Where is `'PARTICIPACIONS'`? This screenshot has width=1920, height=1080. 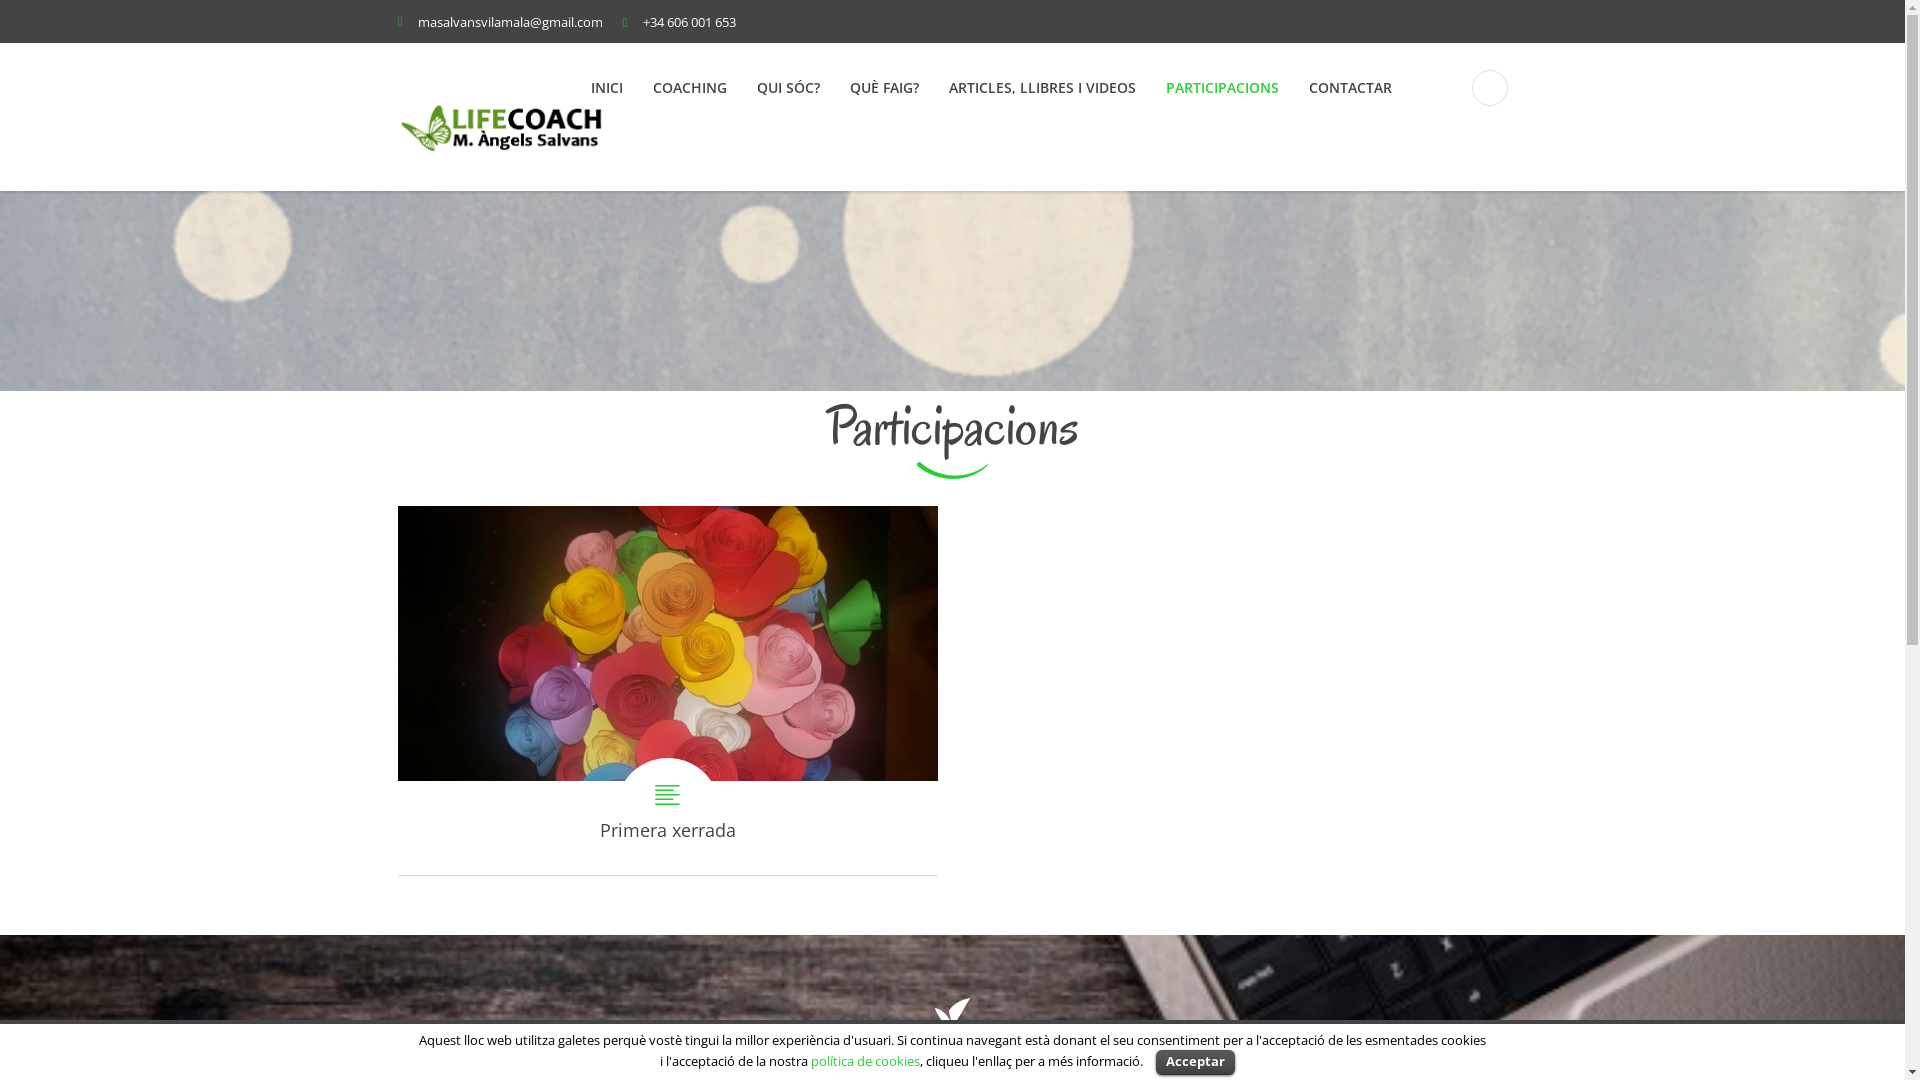 'PARTICIPACIONS' is located at coordinates (1221, 86).